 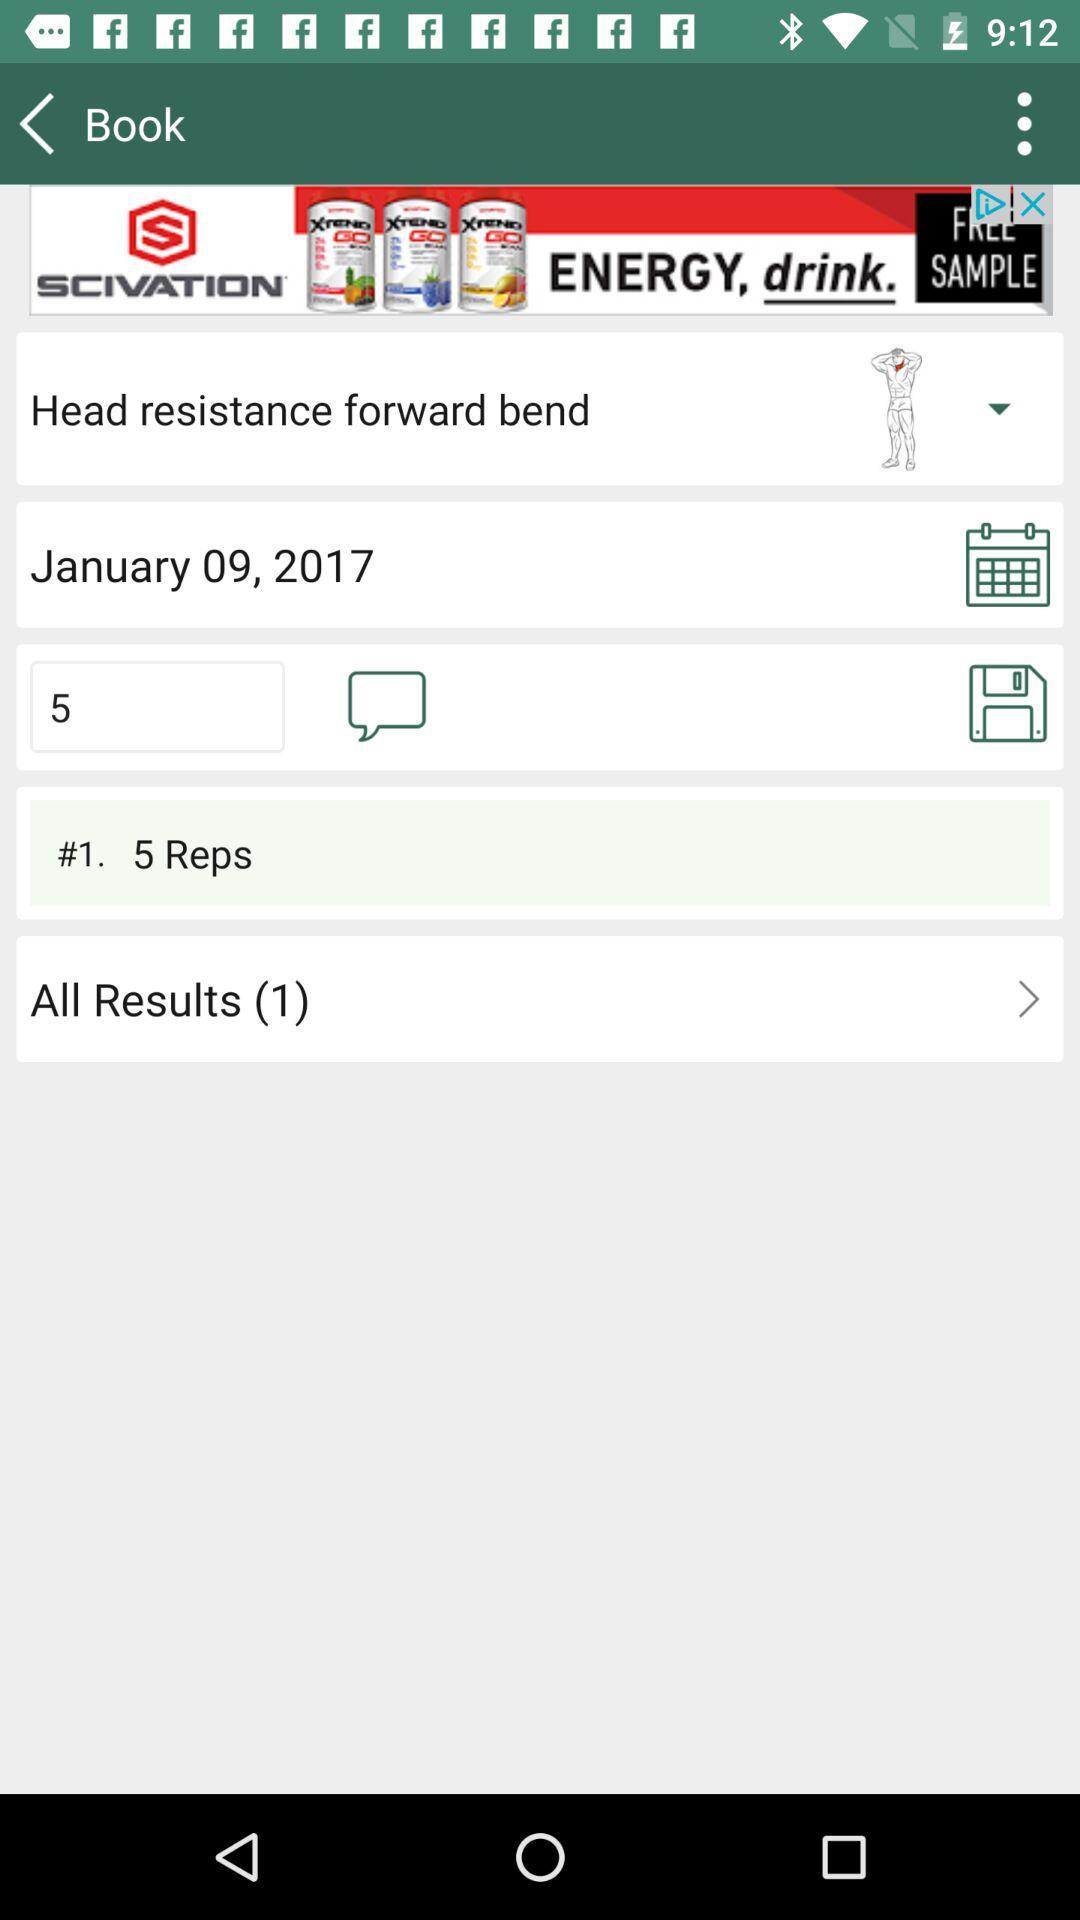 What do you see at coordinates (1031, 122) in the screenshot?
I see `the more icon` at bounding box center [1031, 122].